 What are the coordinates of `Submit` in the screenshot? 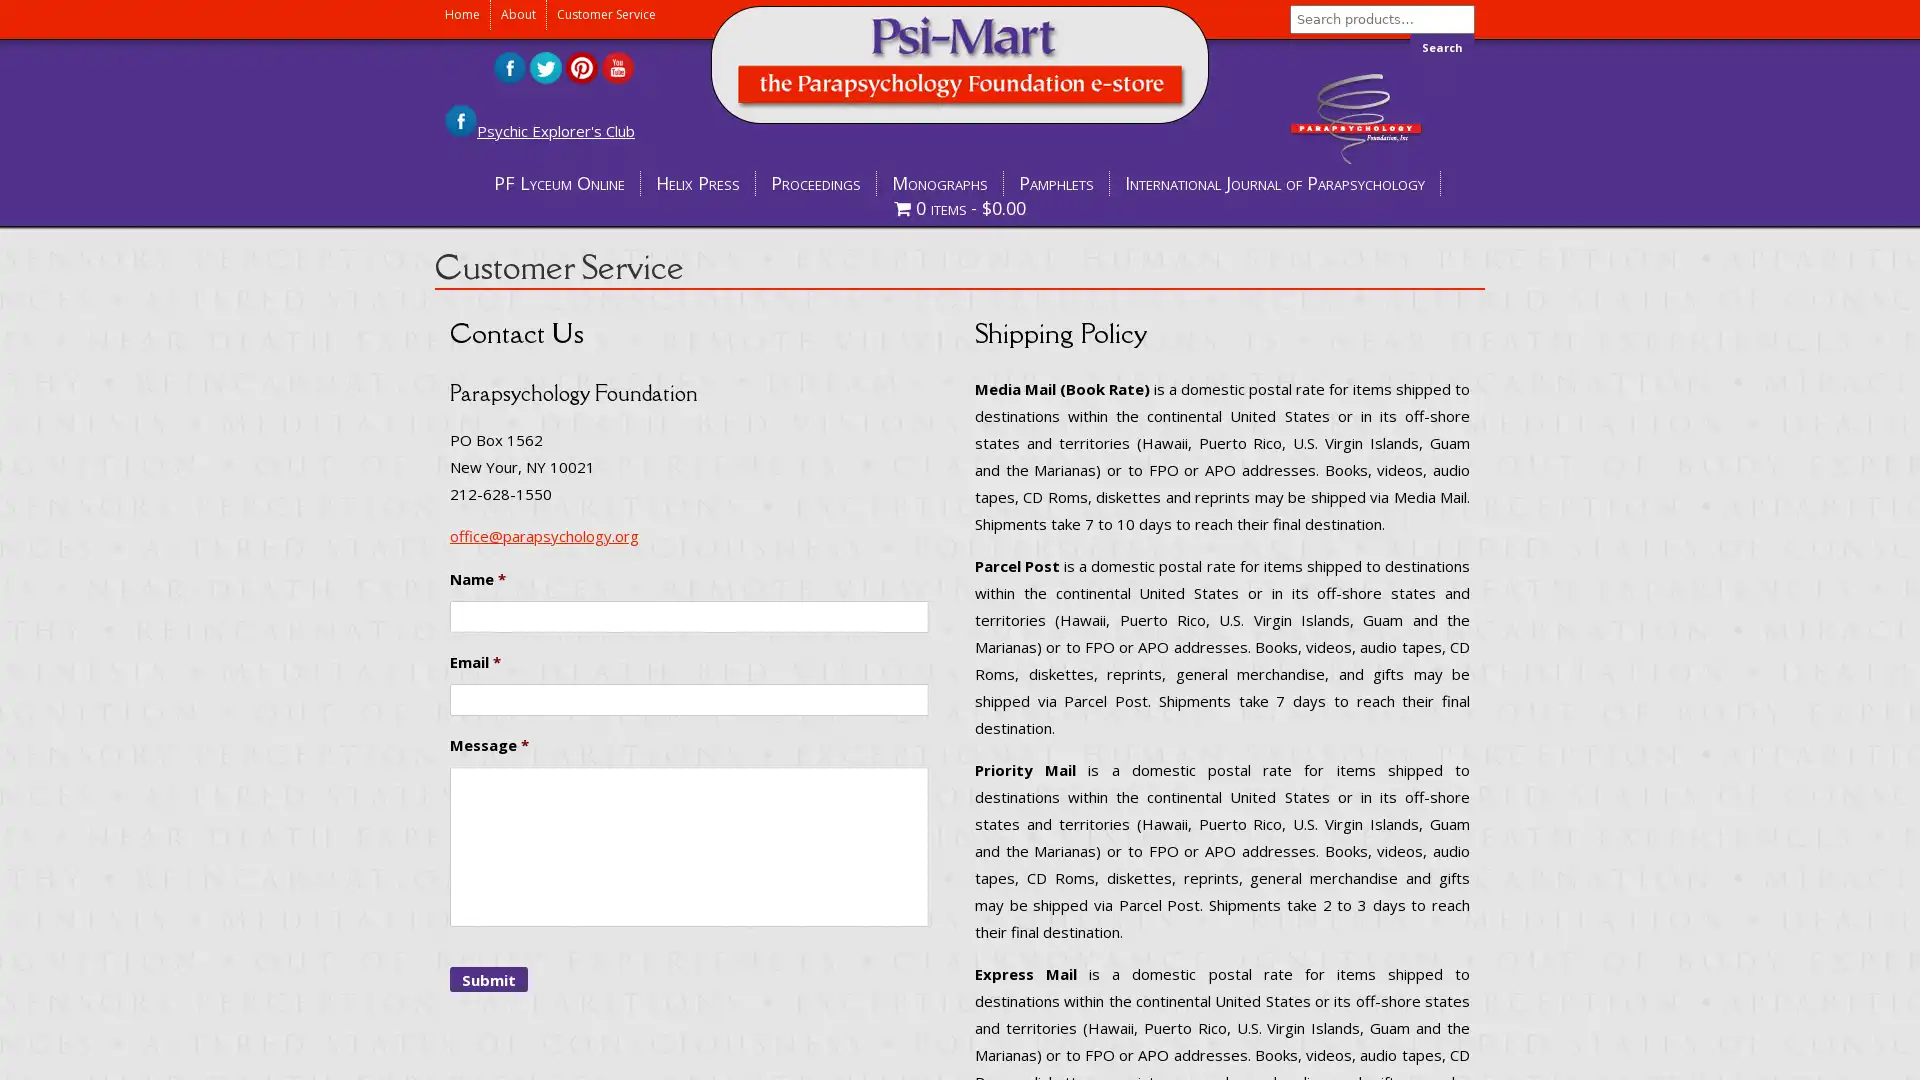 It's located at (489, 978).